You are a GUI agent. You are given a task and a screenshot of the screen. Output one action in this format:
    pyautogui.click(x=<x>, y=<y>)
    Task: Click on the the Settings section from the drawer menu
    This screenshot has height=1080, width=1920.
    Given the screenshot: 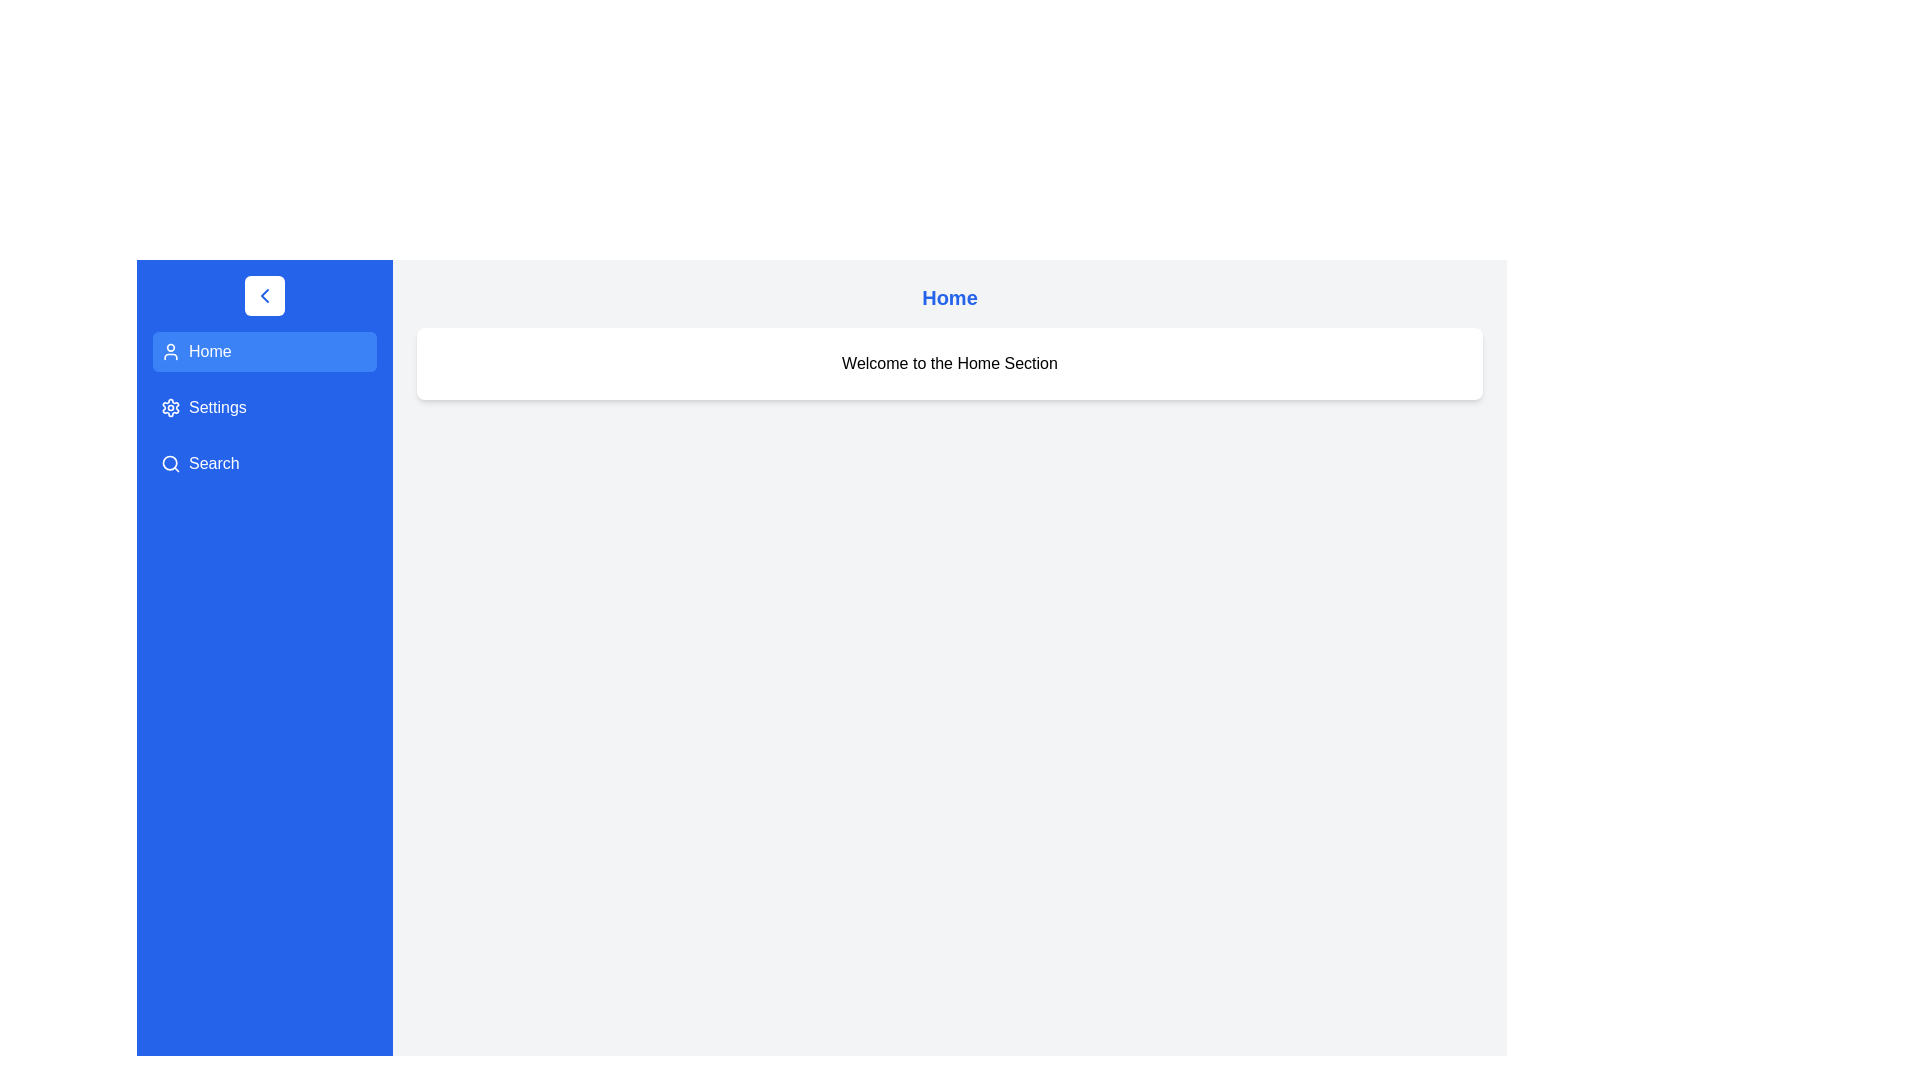 What is the action you would take?
    pyautogui.click(x=263, y=407)
    